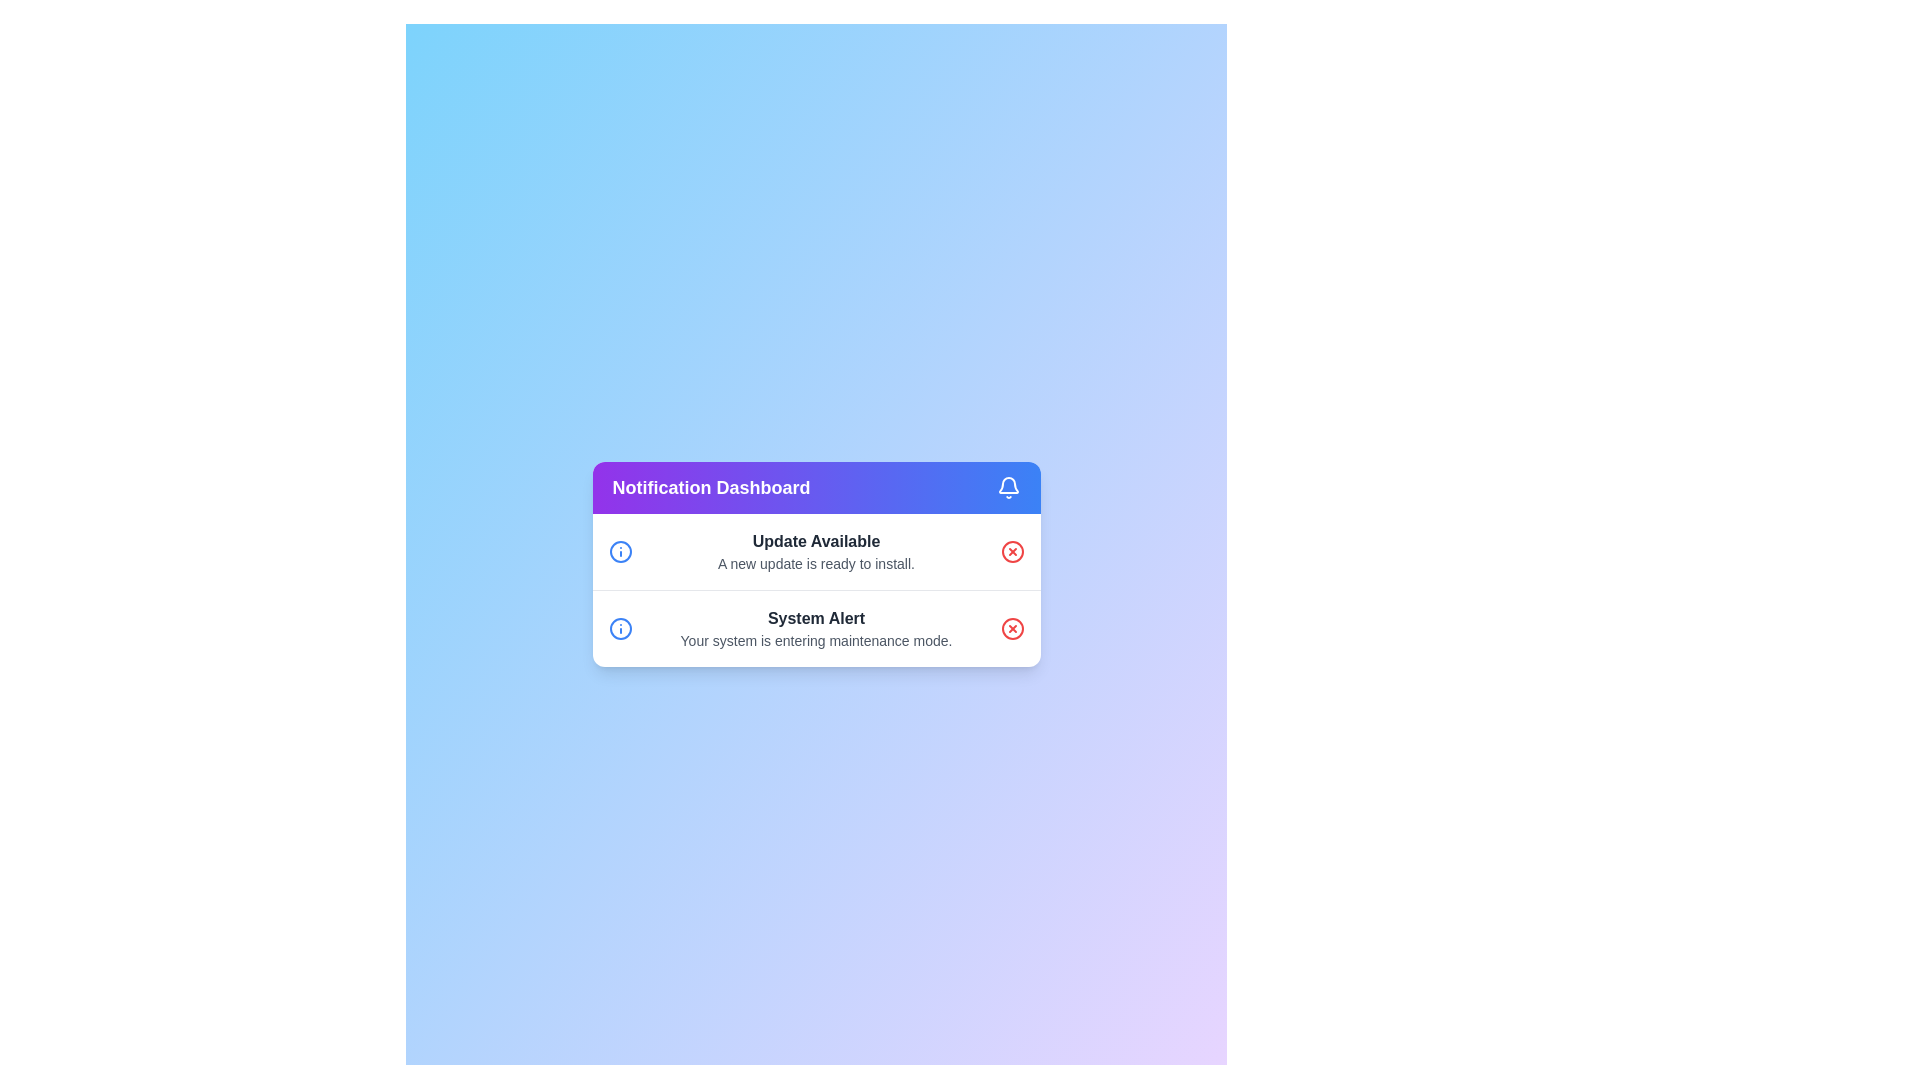 Image resolution: width=1920 pixels, height=1080 pixels. What do you see at coordinates (816, 541) in the screenshot?
I see `text label displaying 'Update Available', which is bold and dark gray, located within the notification card beneath the 'Notification Dashboard' heading` at bounding box center [816, 541].